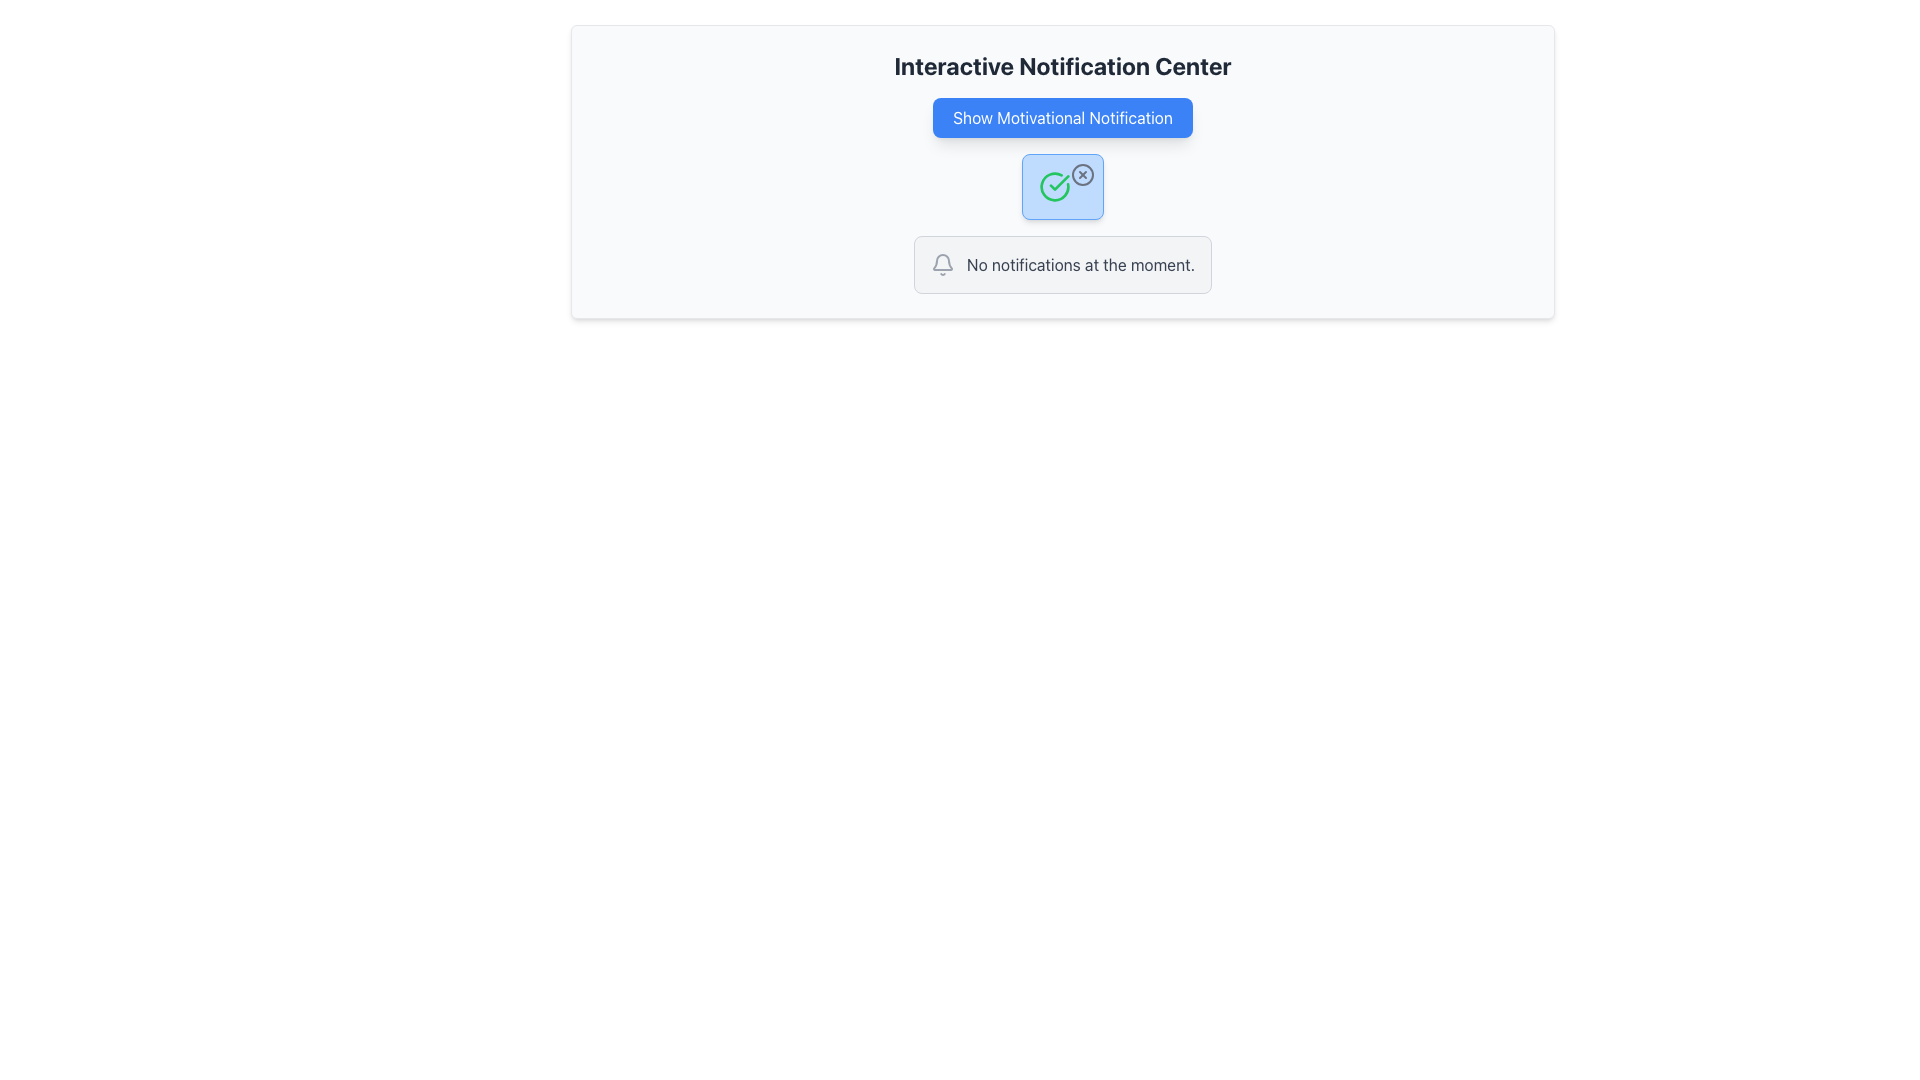 The width and height of the screenshot is (1920, 1080). What do you see at coordinates (1082, 173) in the screenshot?
I see `the circular outline with a cross mark inside, which resembles a cancel or close icon, located in the center-middle of the interface` at bounding box center [1082, 173].